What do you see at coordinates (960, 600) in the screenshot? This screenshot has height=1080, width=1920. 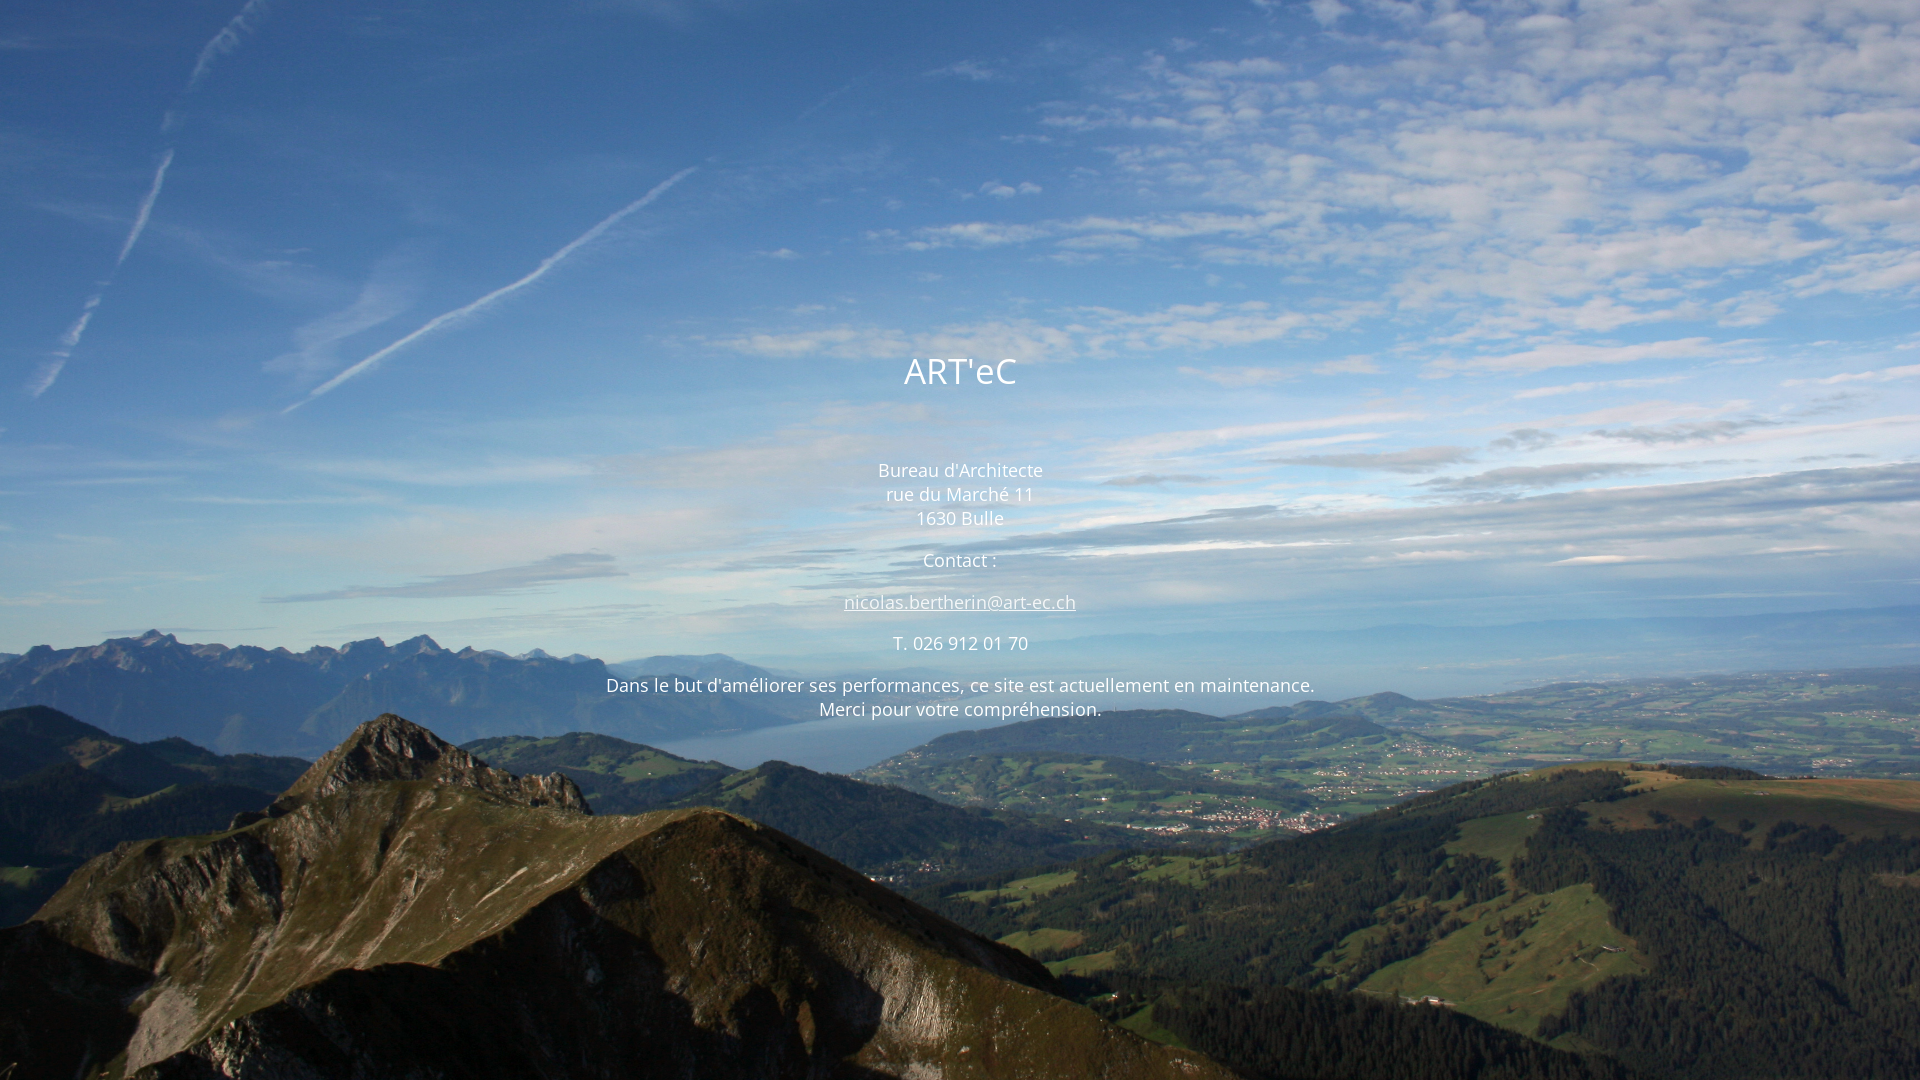 I see `'nicolas.bertherin@art-ec.ch'` at bounding box center [960, 600].